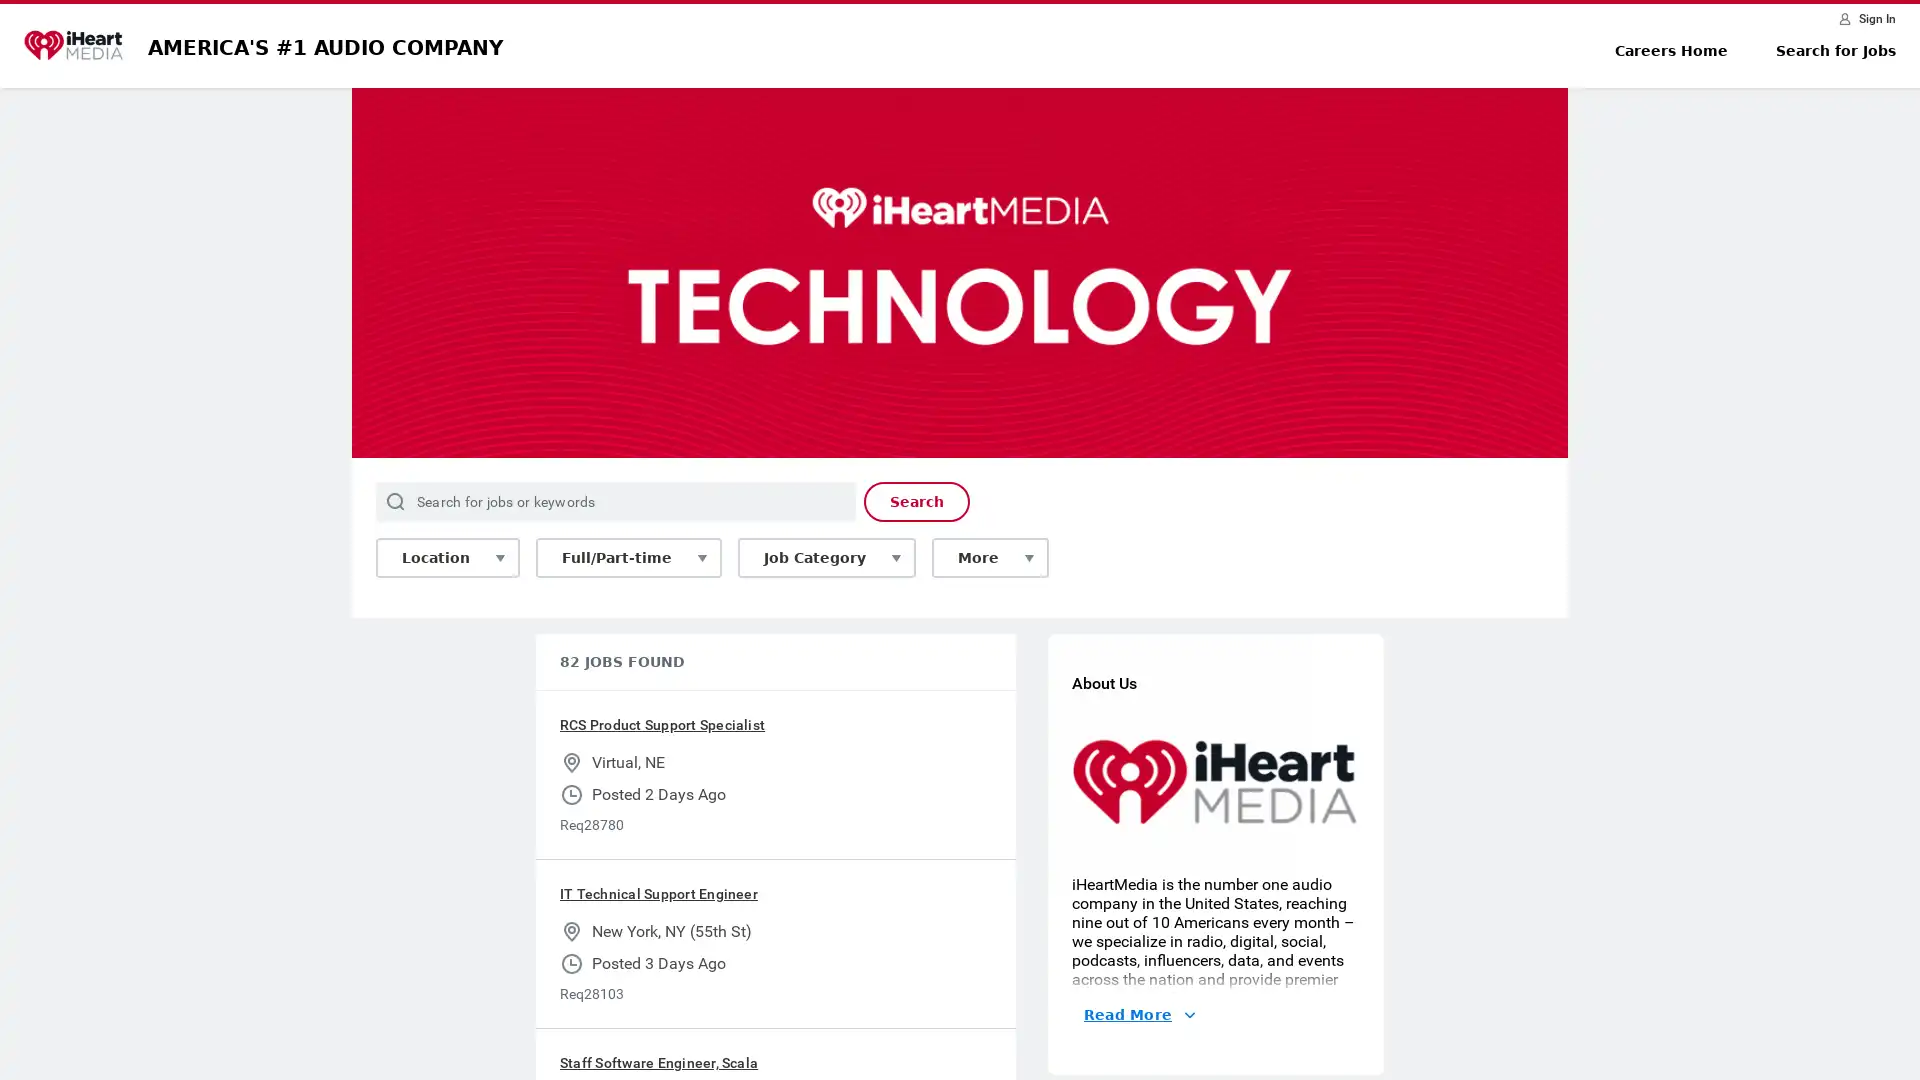  I want to click on Full/Part-time, so click(605, 558).